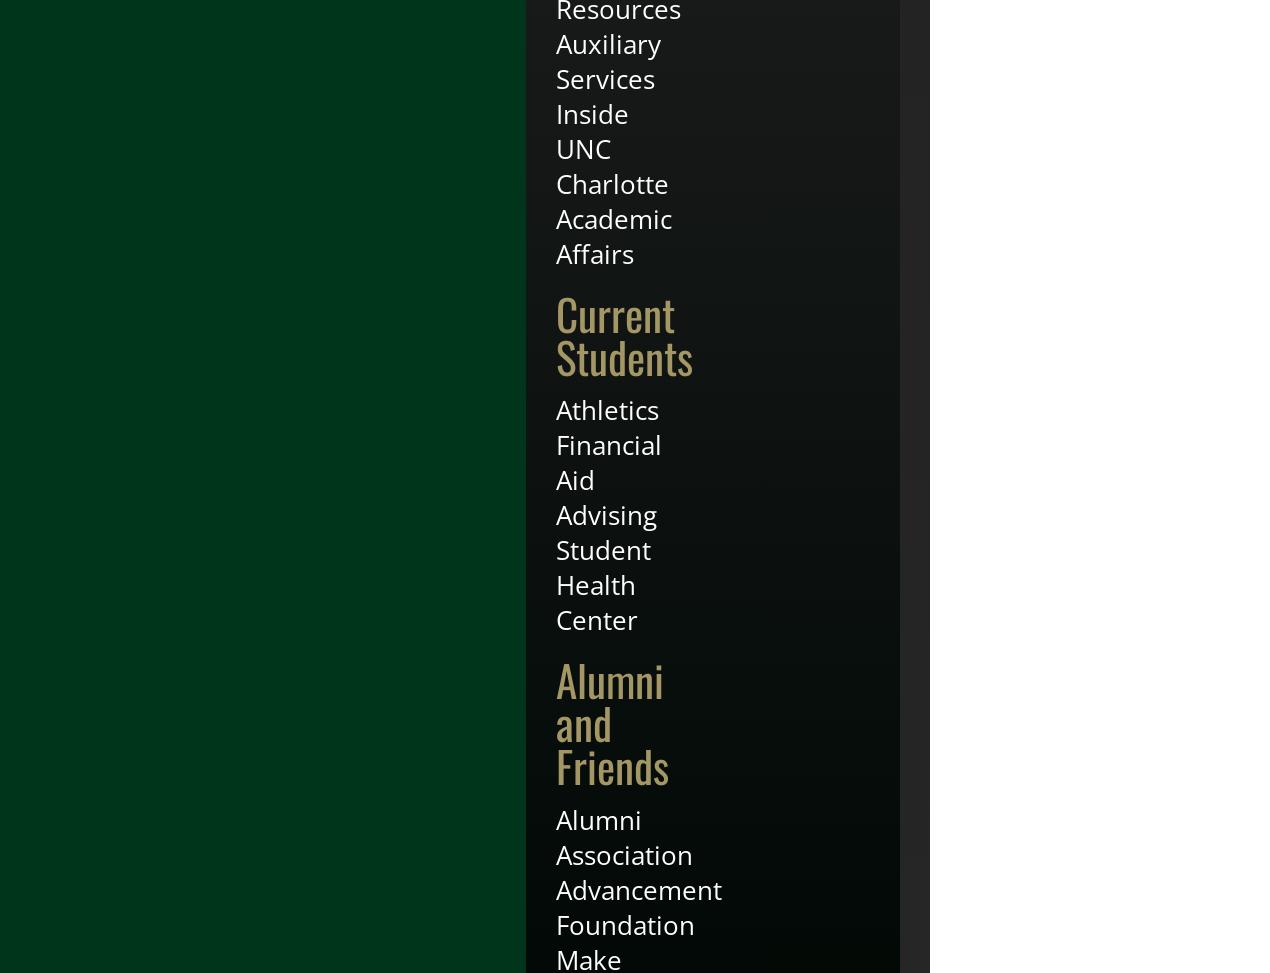 This screenshot has width=1270, height=973. I want to click on 'Student Health Center', so click(603, 584).